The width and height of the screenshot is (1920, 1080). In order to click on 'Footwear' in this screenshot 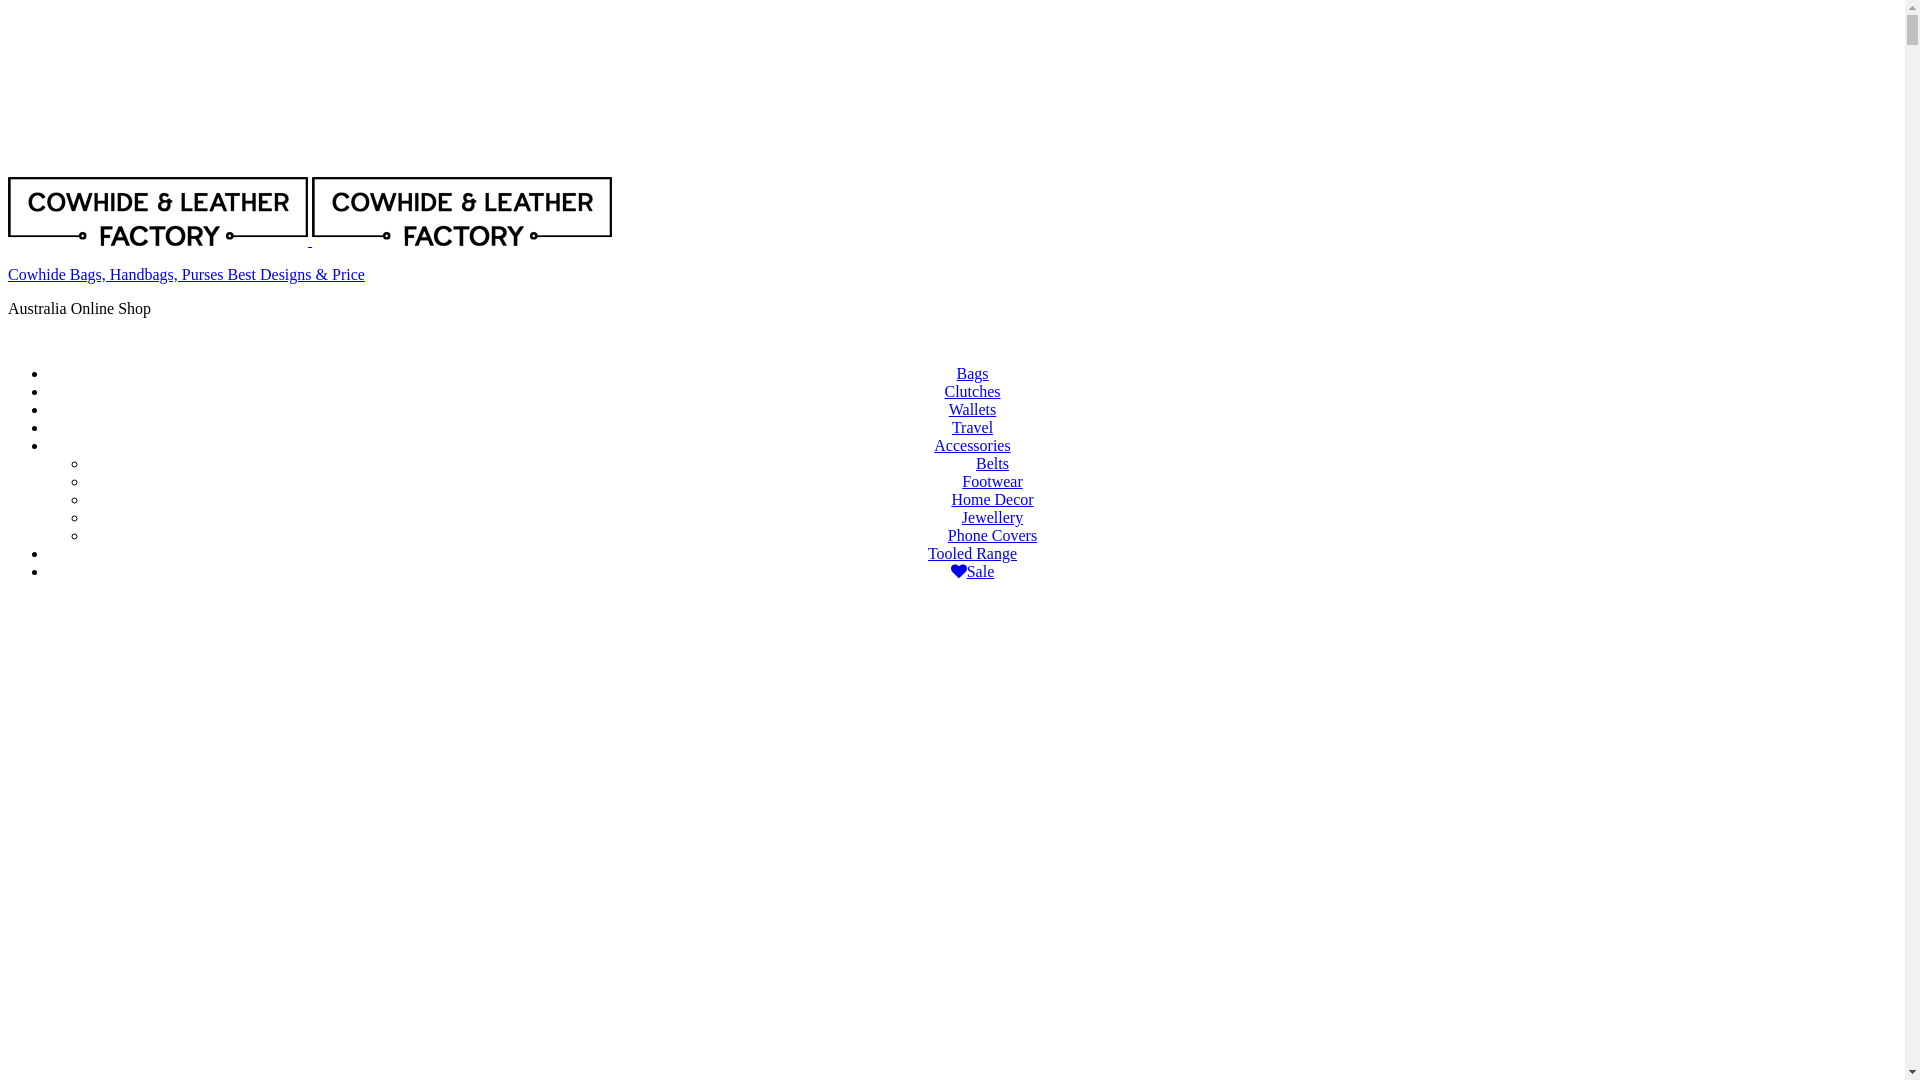, I will do `click(961, 481)`.